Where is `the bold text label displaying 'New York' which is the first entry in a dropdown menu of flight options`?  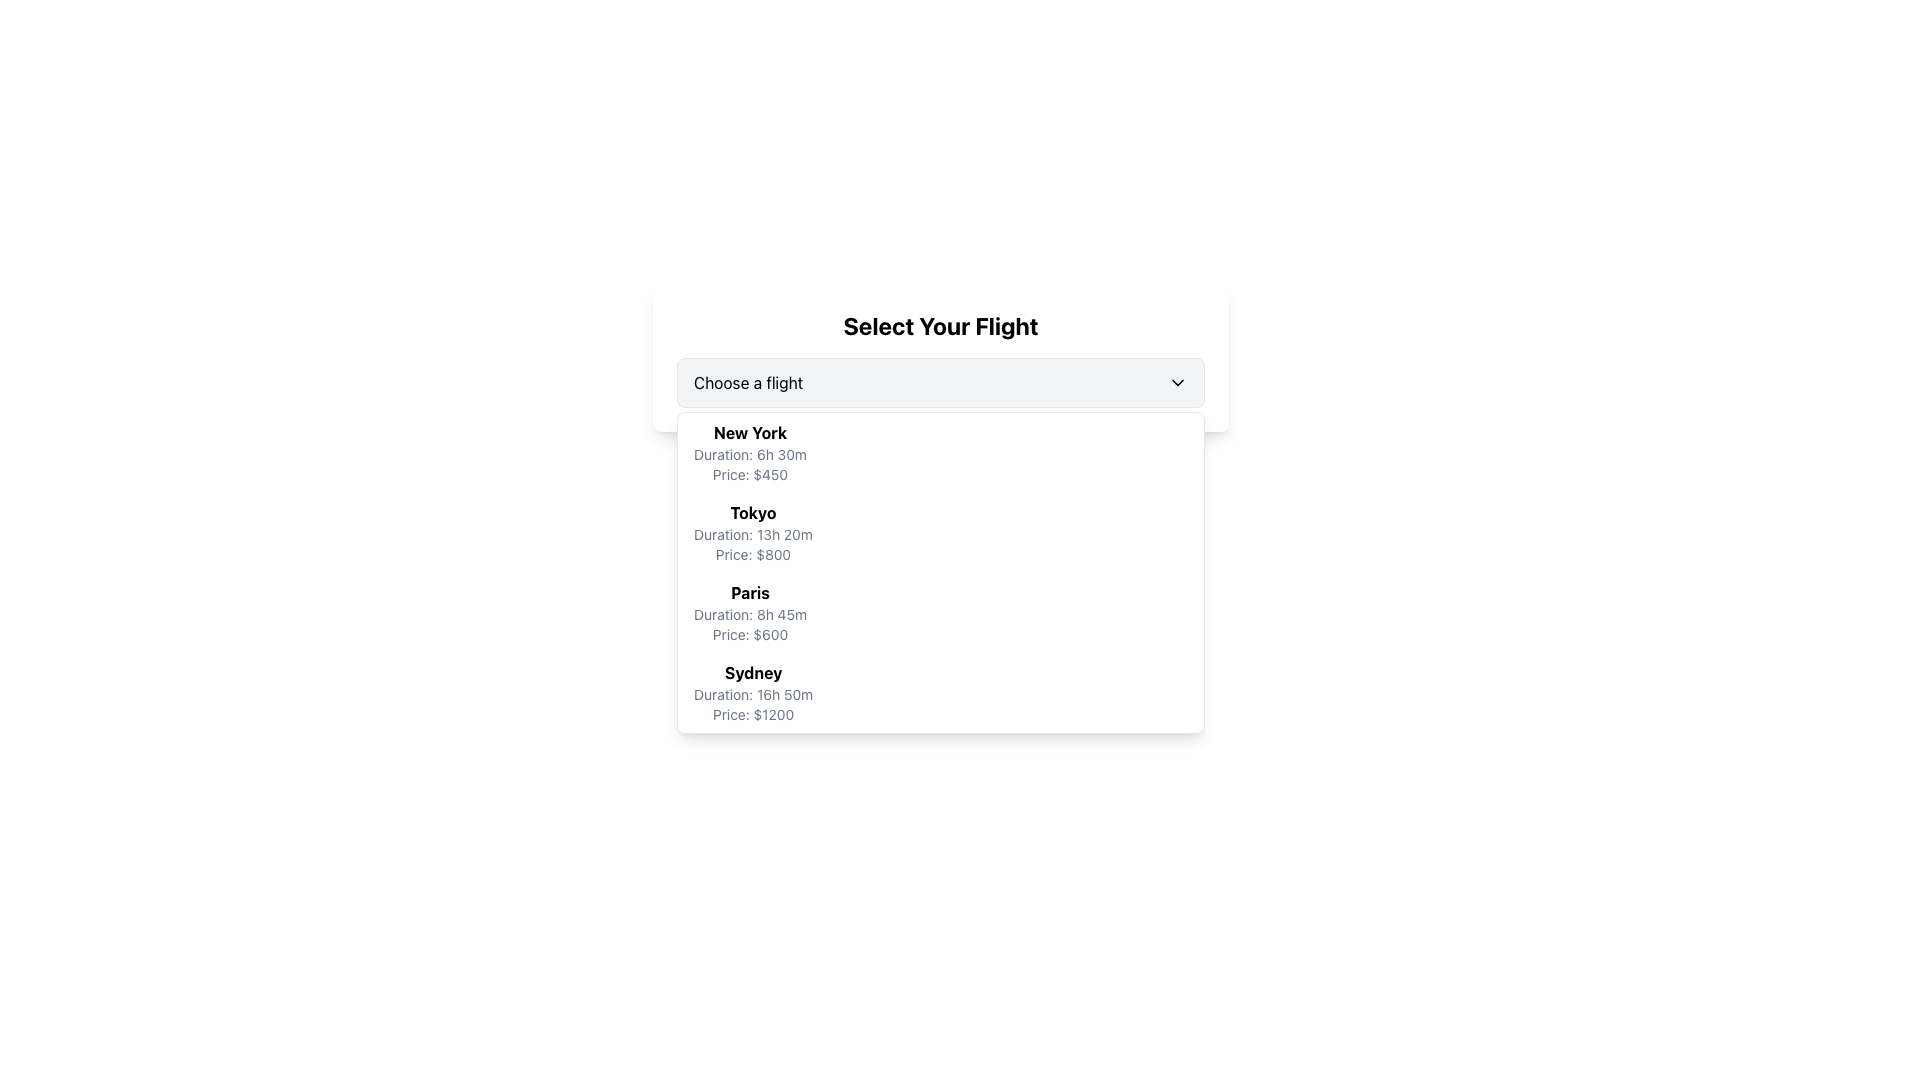
the bold text label displaying 'New York' which is the first entry in a dropdown menu of flight options is located at coordinates (749, 431).